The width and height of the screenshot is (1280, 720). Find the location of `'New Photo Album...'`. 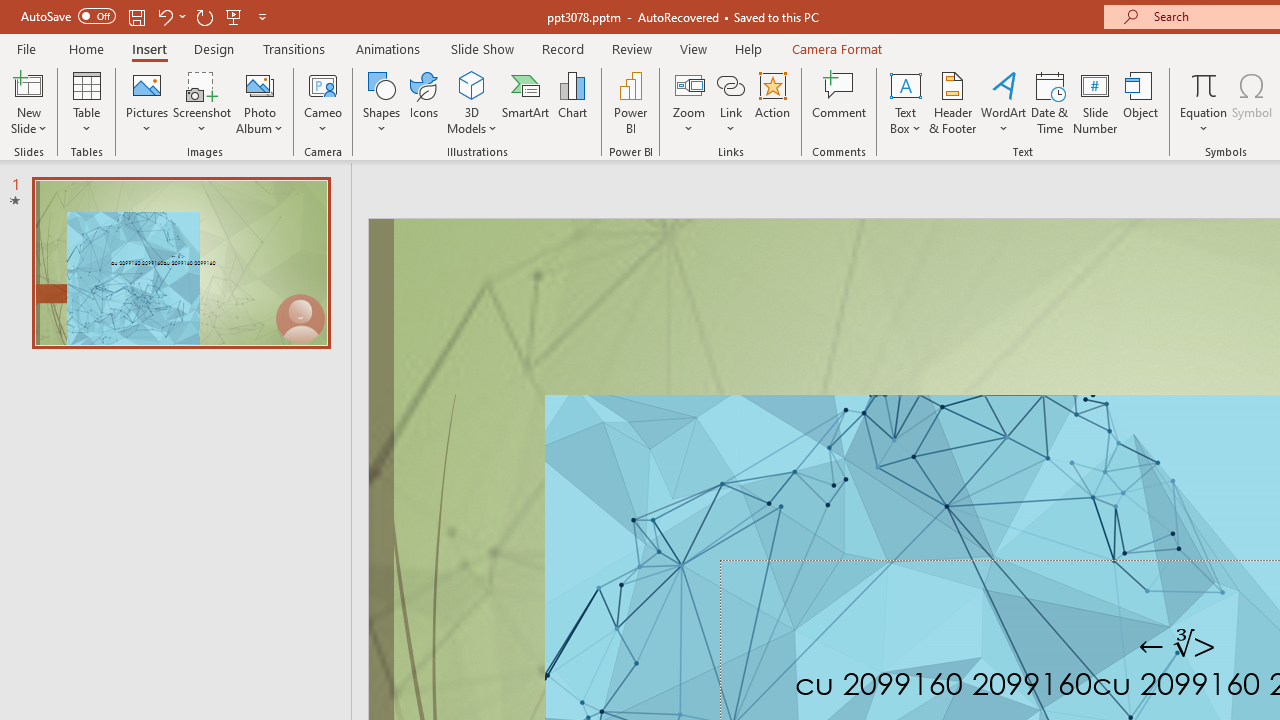

'New Photo Album...' is located at coordinates (258, 84).